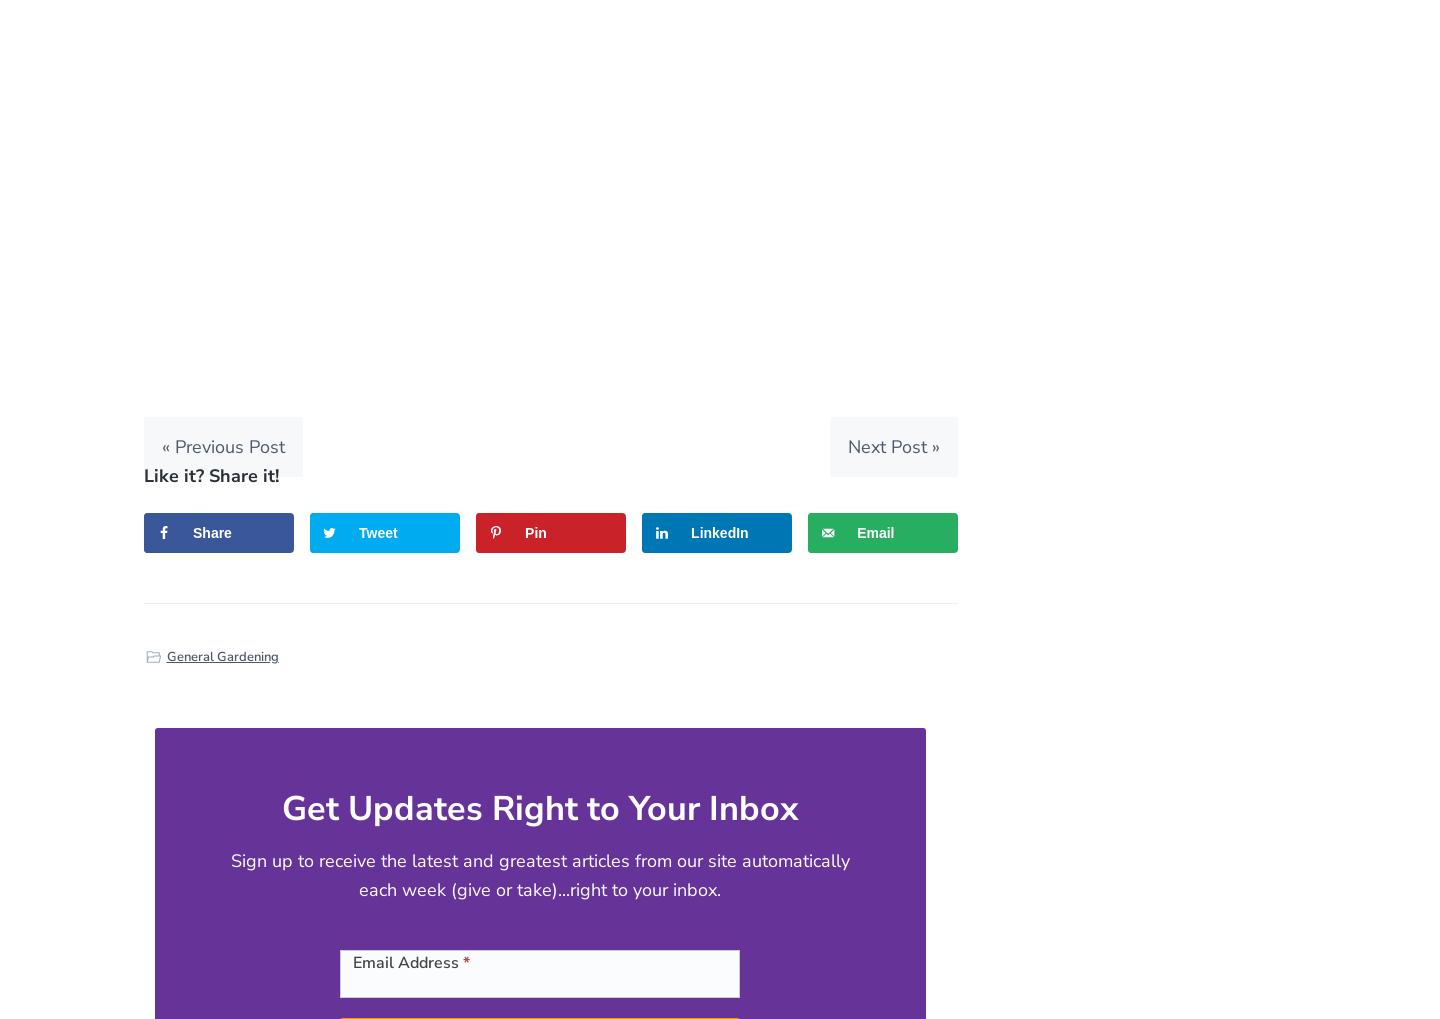  What do you see at coordinates (538, 807) in the screenshot?
I see `'Get Updates Right to Your Inbox'` at bounding box center [538, 807].